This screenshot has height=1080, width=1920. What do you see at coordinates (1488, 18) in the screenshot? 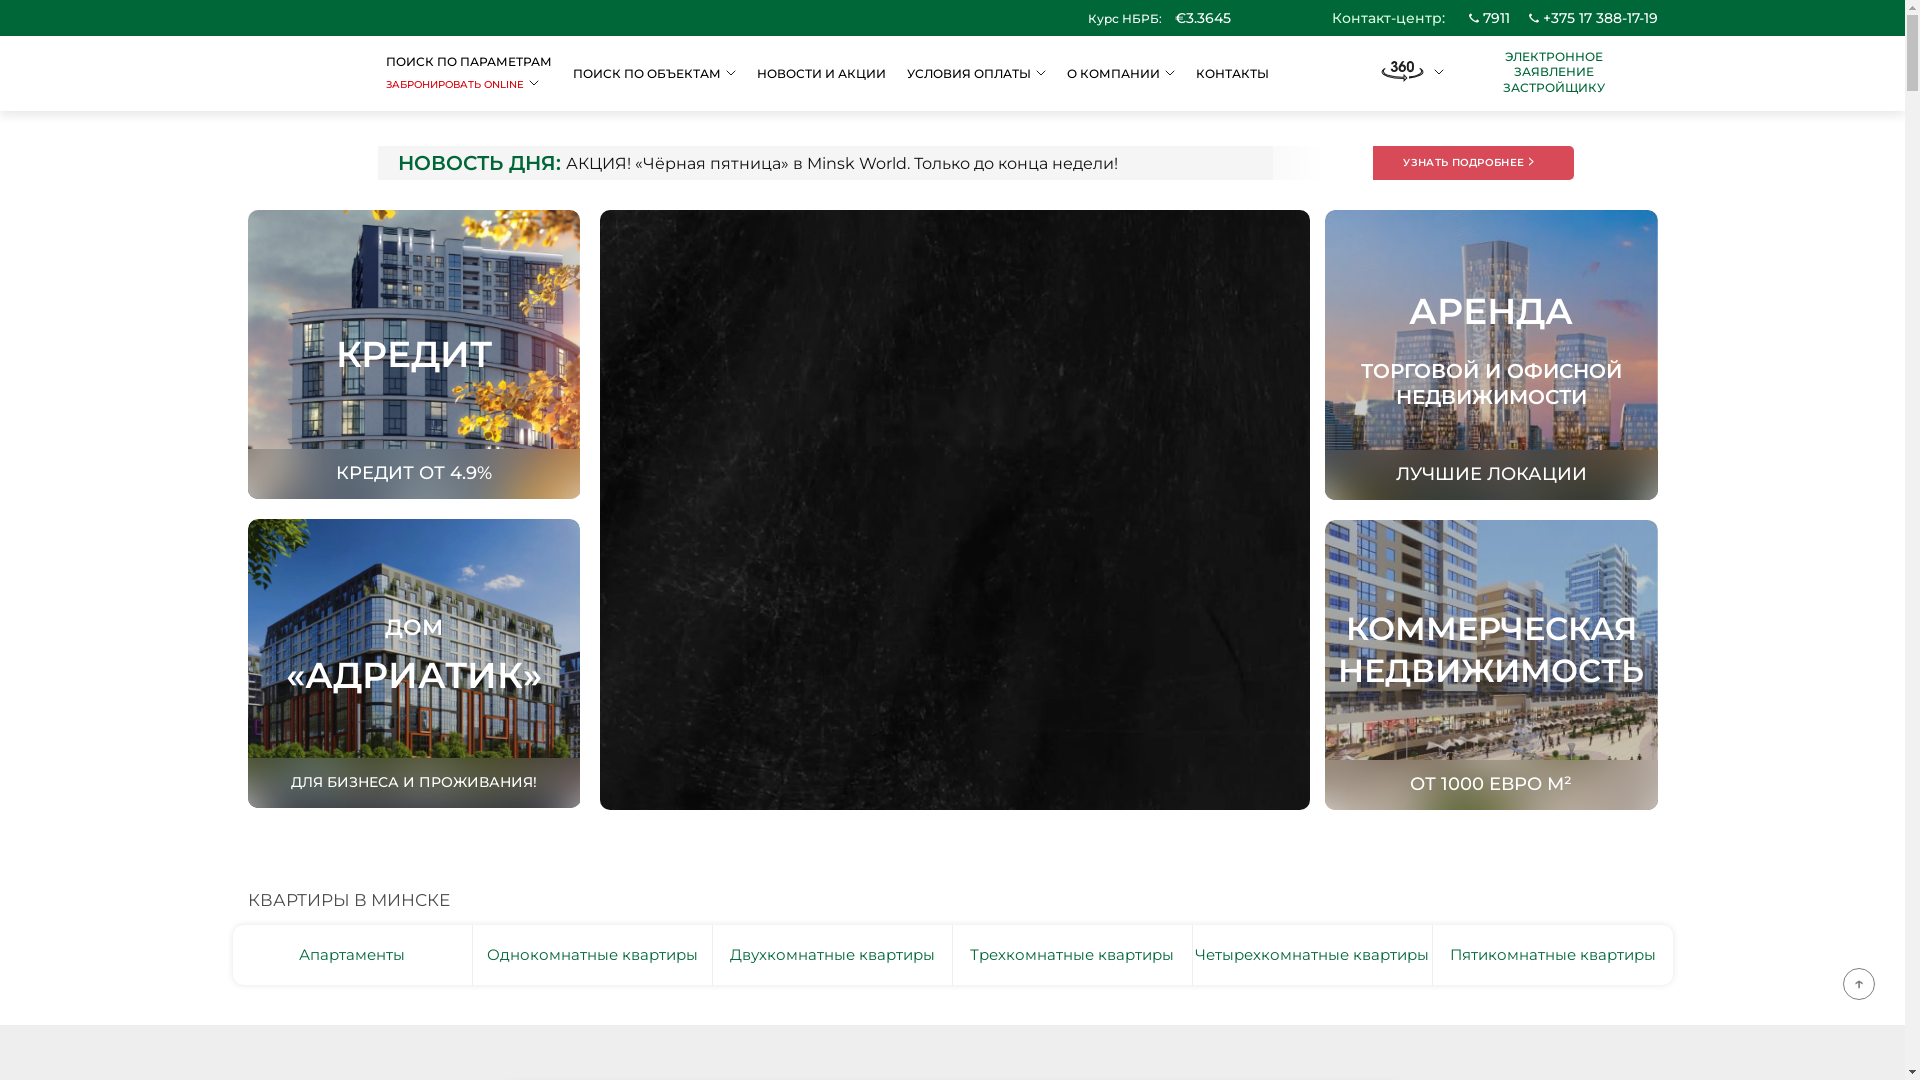
I see `'7911'` at bounding box center [1488, 18].